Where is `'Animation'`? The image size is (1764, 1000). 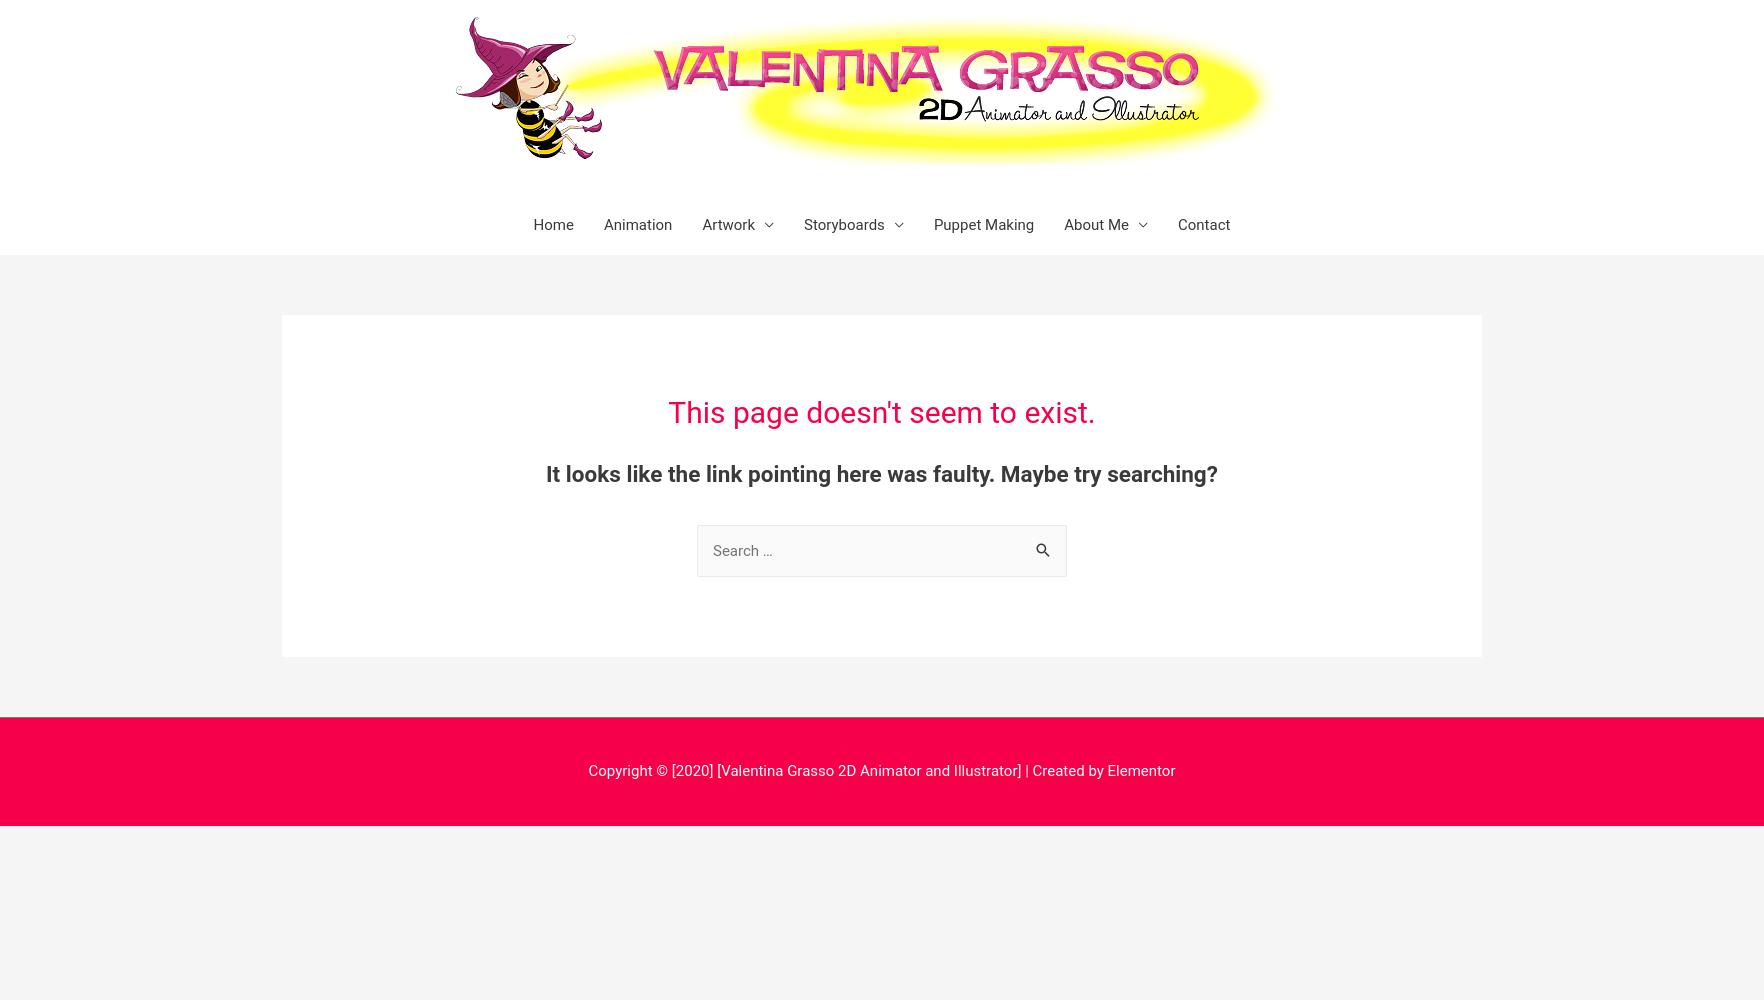
'Animation' is located at coordinates (637, 224).